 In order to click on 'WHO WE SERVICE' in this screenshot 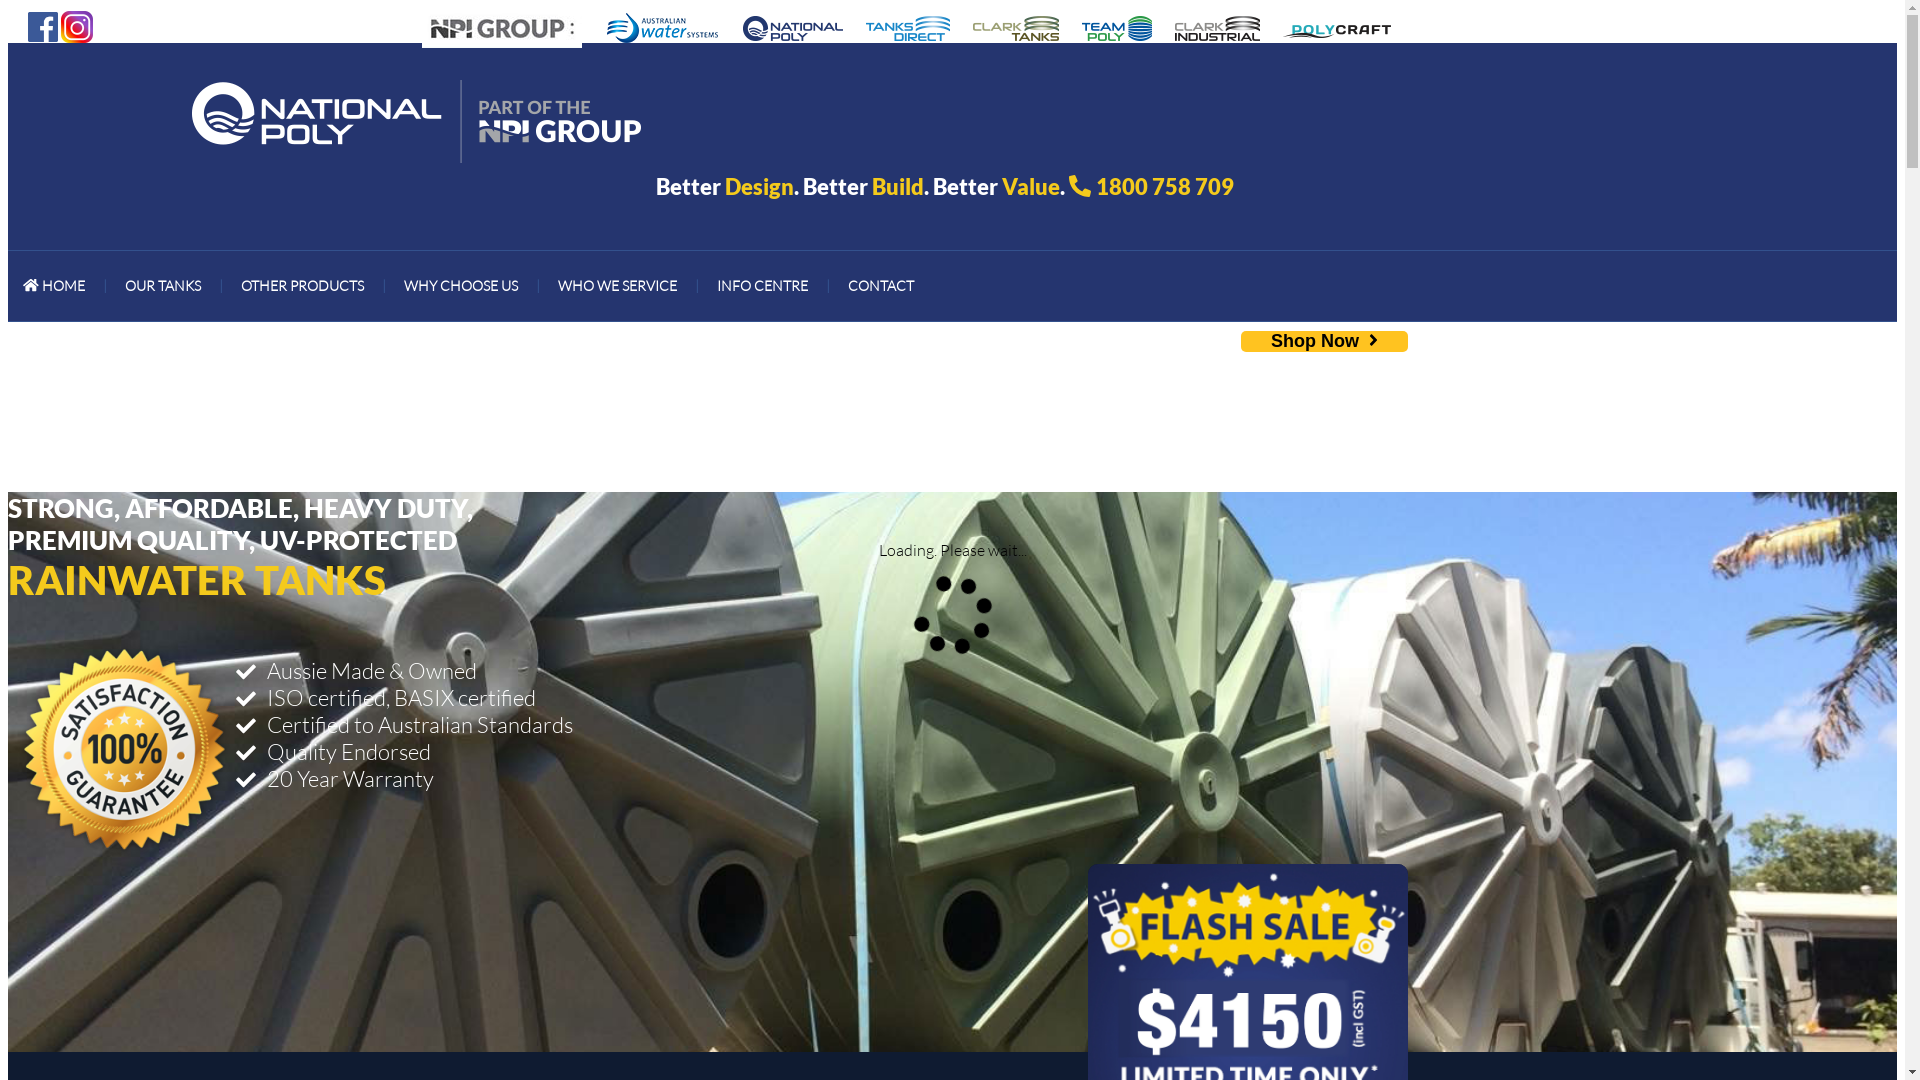, I will do `click(616, 285)`.